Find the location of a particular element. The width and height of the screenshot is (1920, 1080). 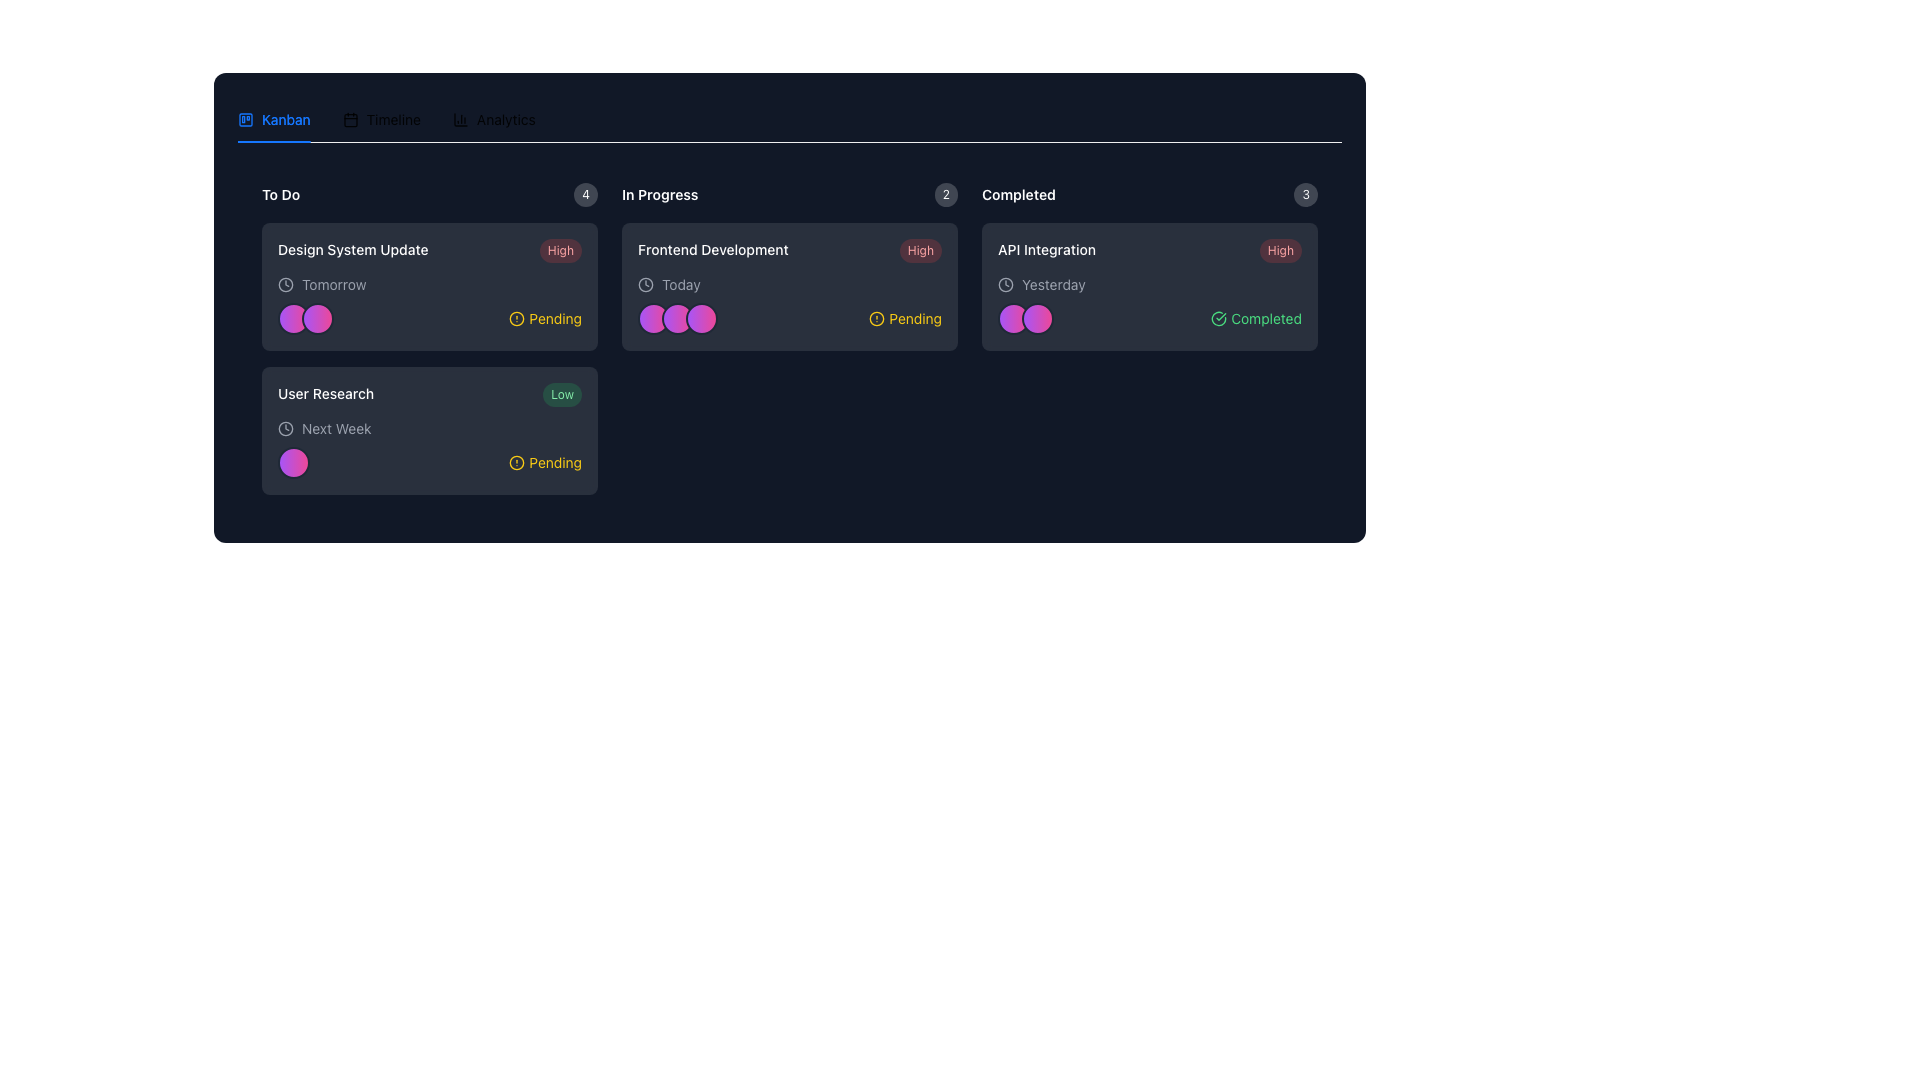

the card containing the task titled 'Frontend Development' with a priority level of 'High' in the 'In Progress' column of the kanban board is located at coordinates (789, 249).